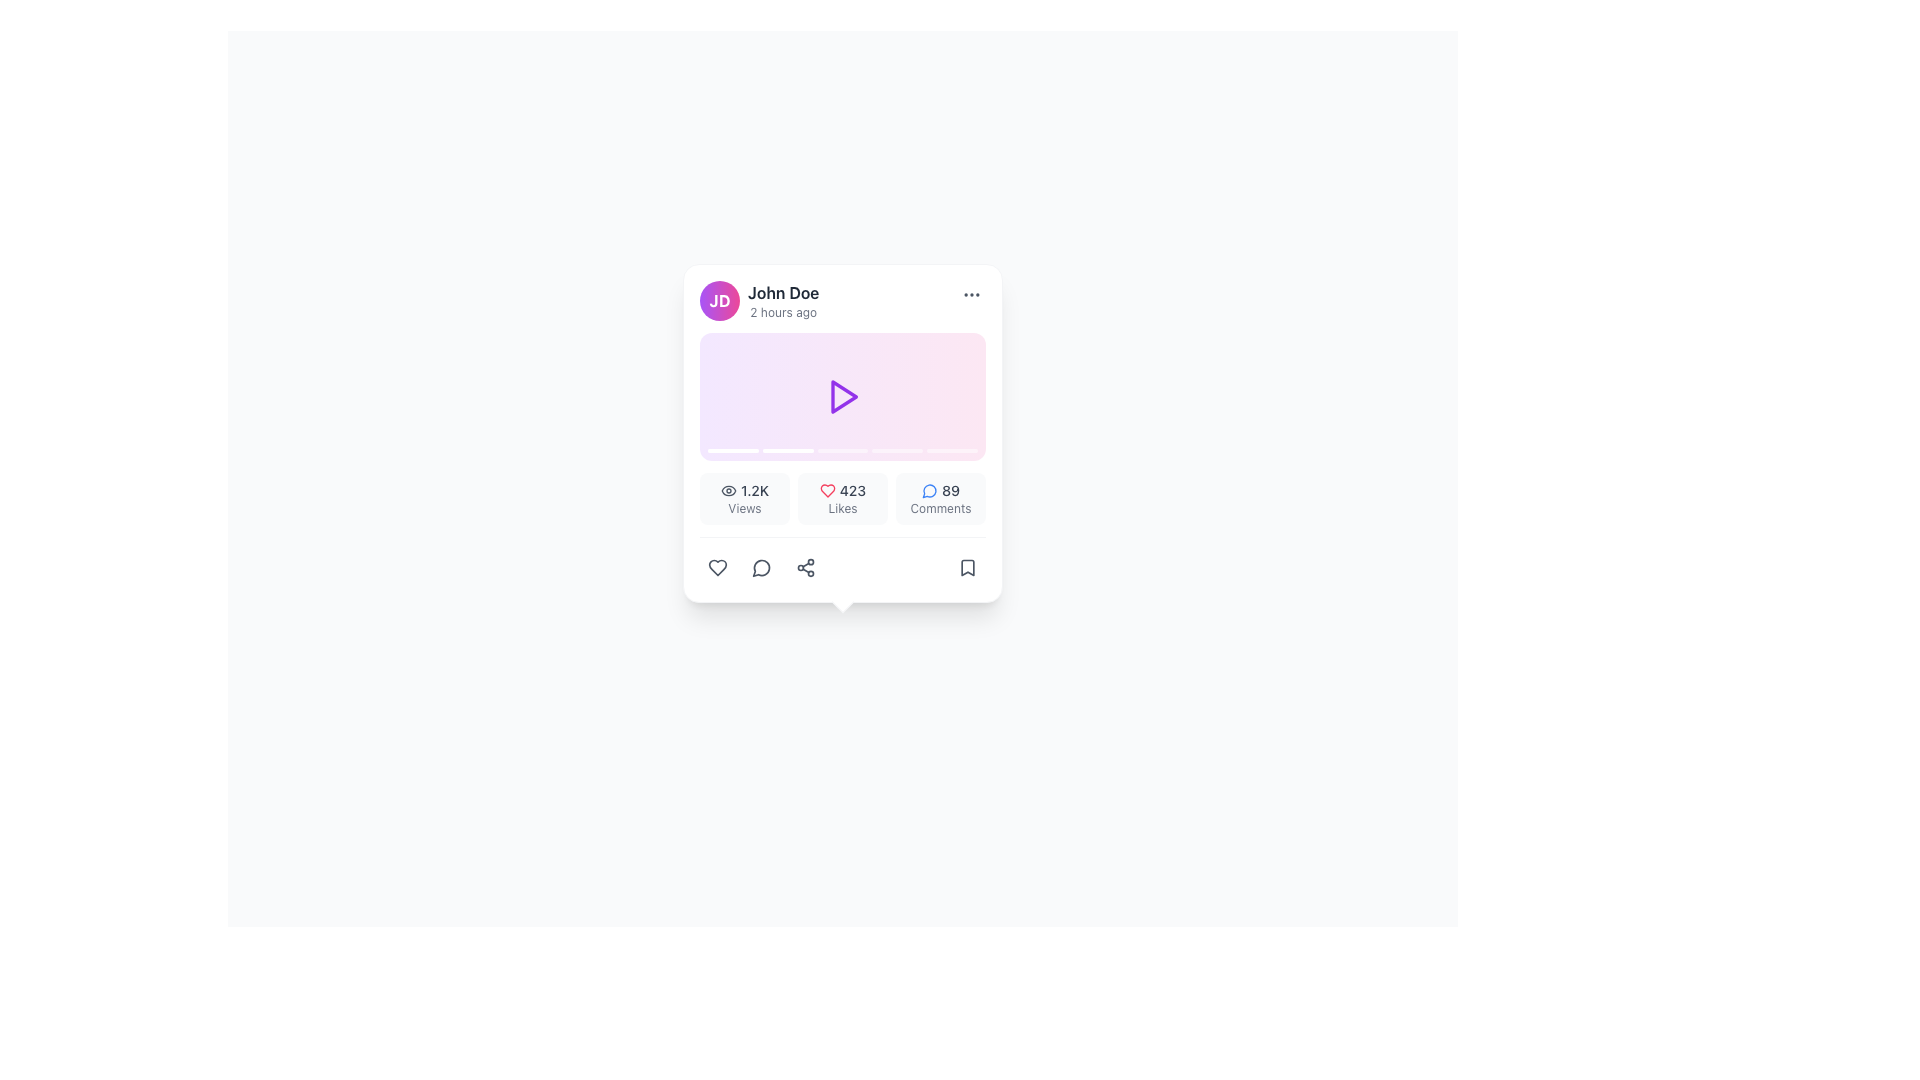 This screenshot has width=1920, height=1080. I want to click on the 'Likes' text label, which is located at the bottom of a rounded rectangular box containing the heart icon and the number '423', indicating the count of likes on the post, so click(843, 508).